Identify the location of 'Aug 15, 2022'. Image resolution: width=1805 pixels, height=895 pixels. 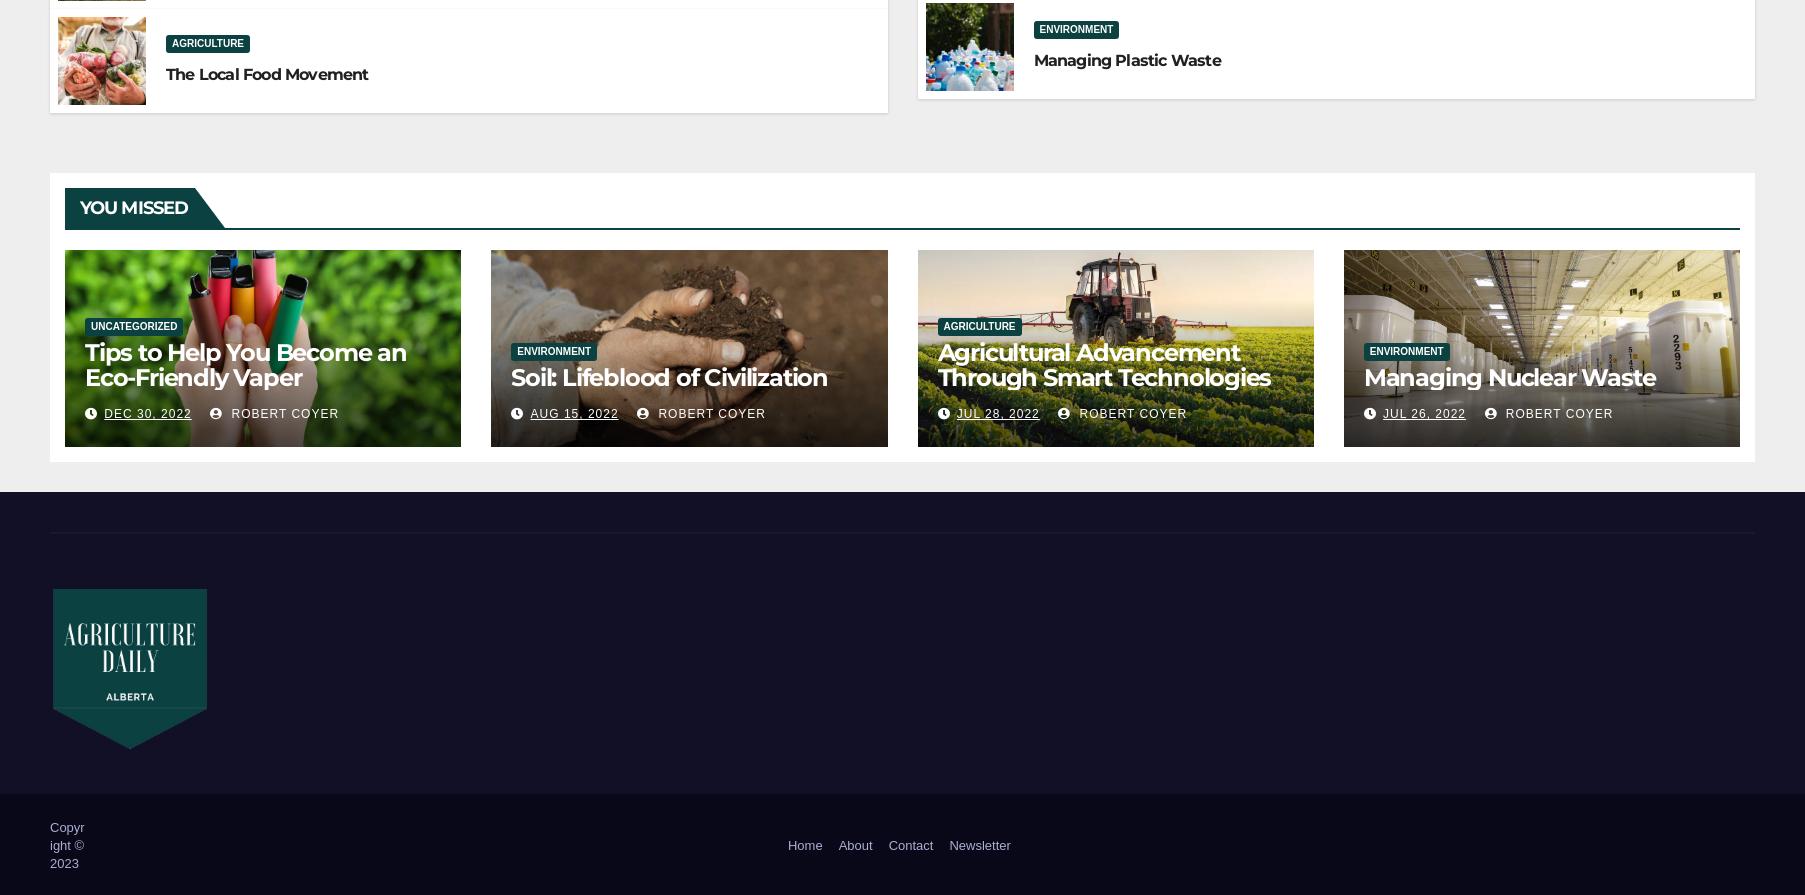
(572, 414).